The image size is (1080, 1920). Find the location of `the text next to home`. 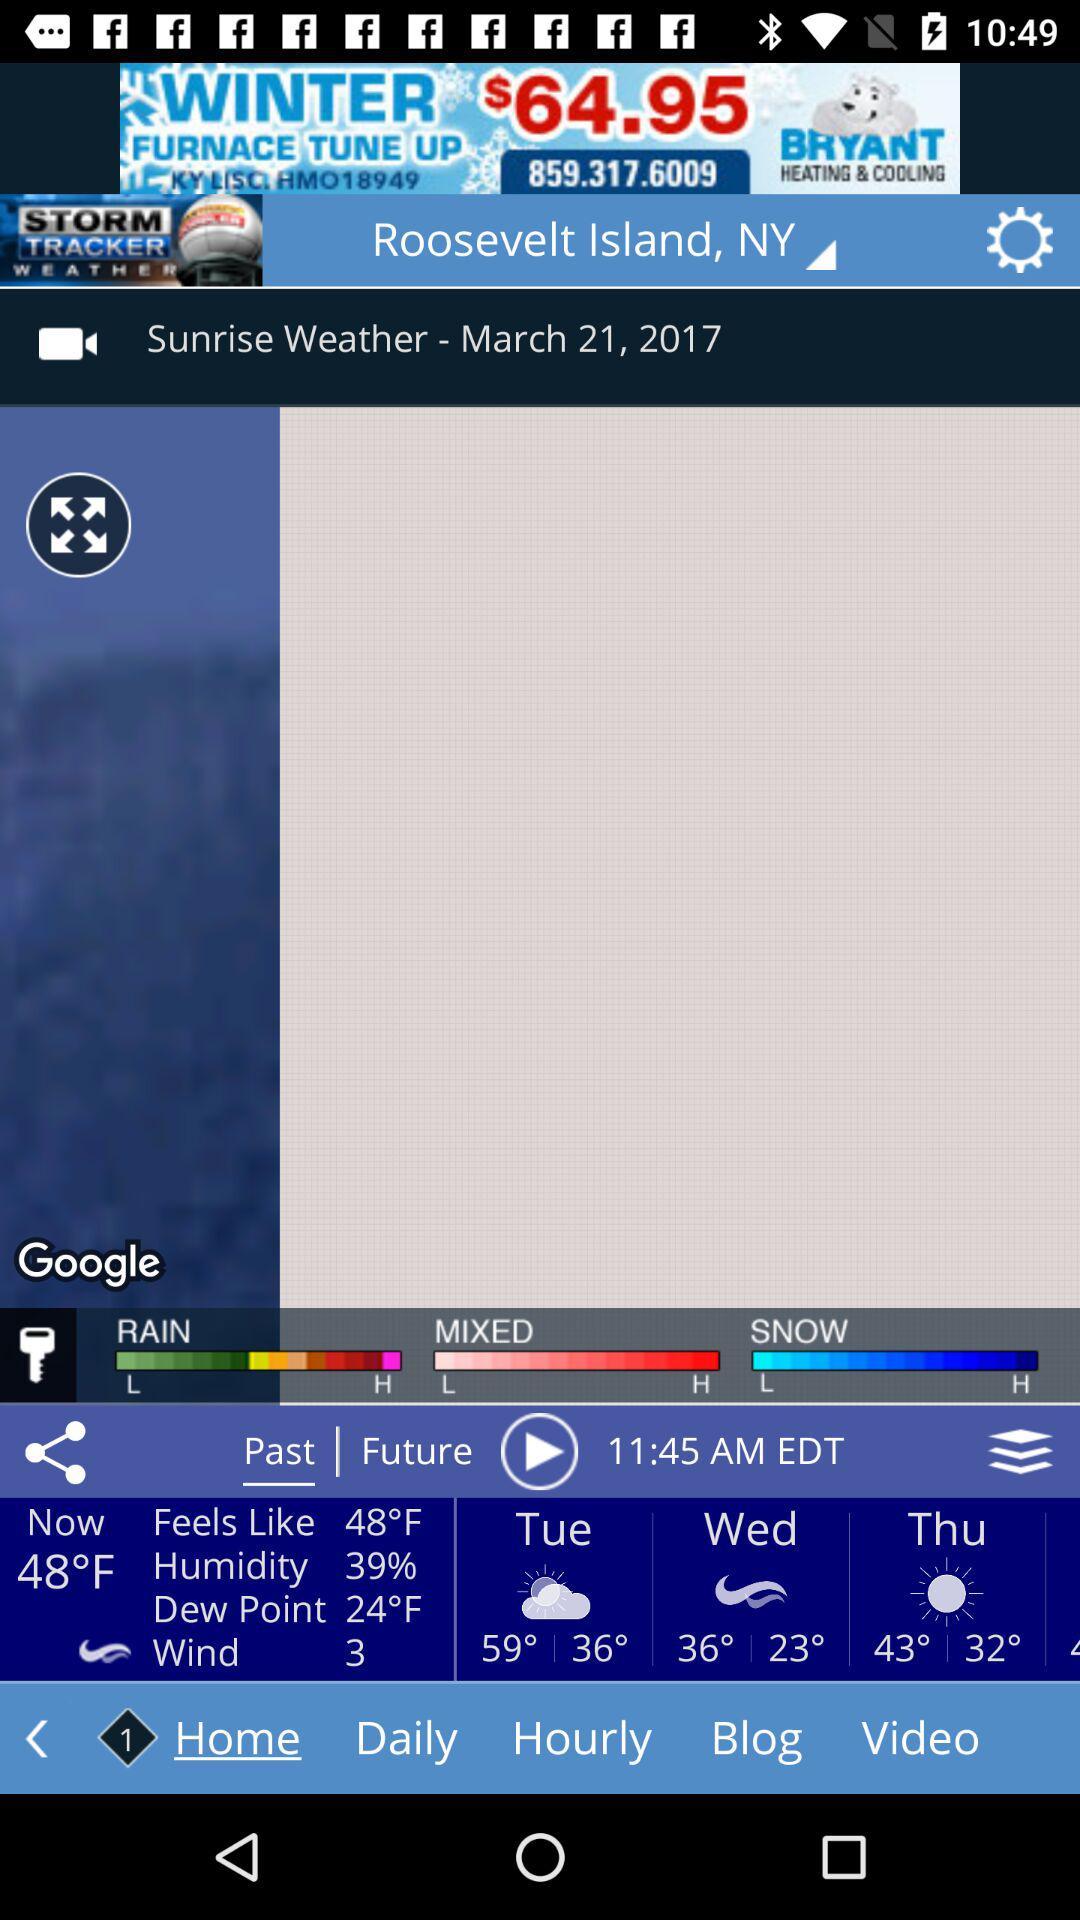

the text next to home is located at coordinates (405, 1737).